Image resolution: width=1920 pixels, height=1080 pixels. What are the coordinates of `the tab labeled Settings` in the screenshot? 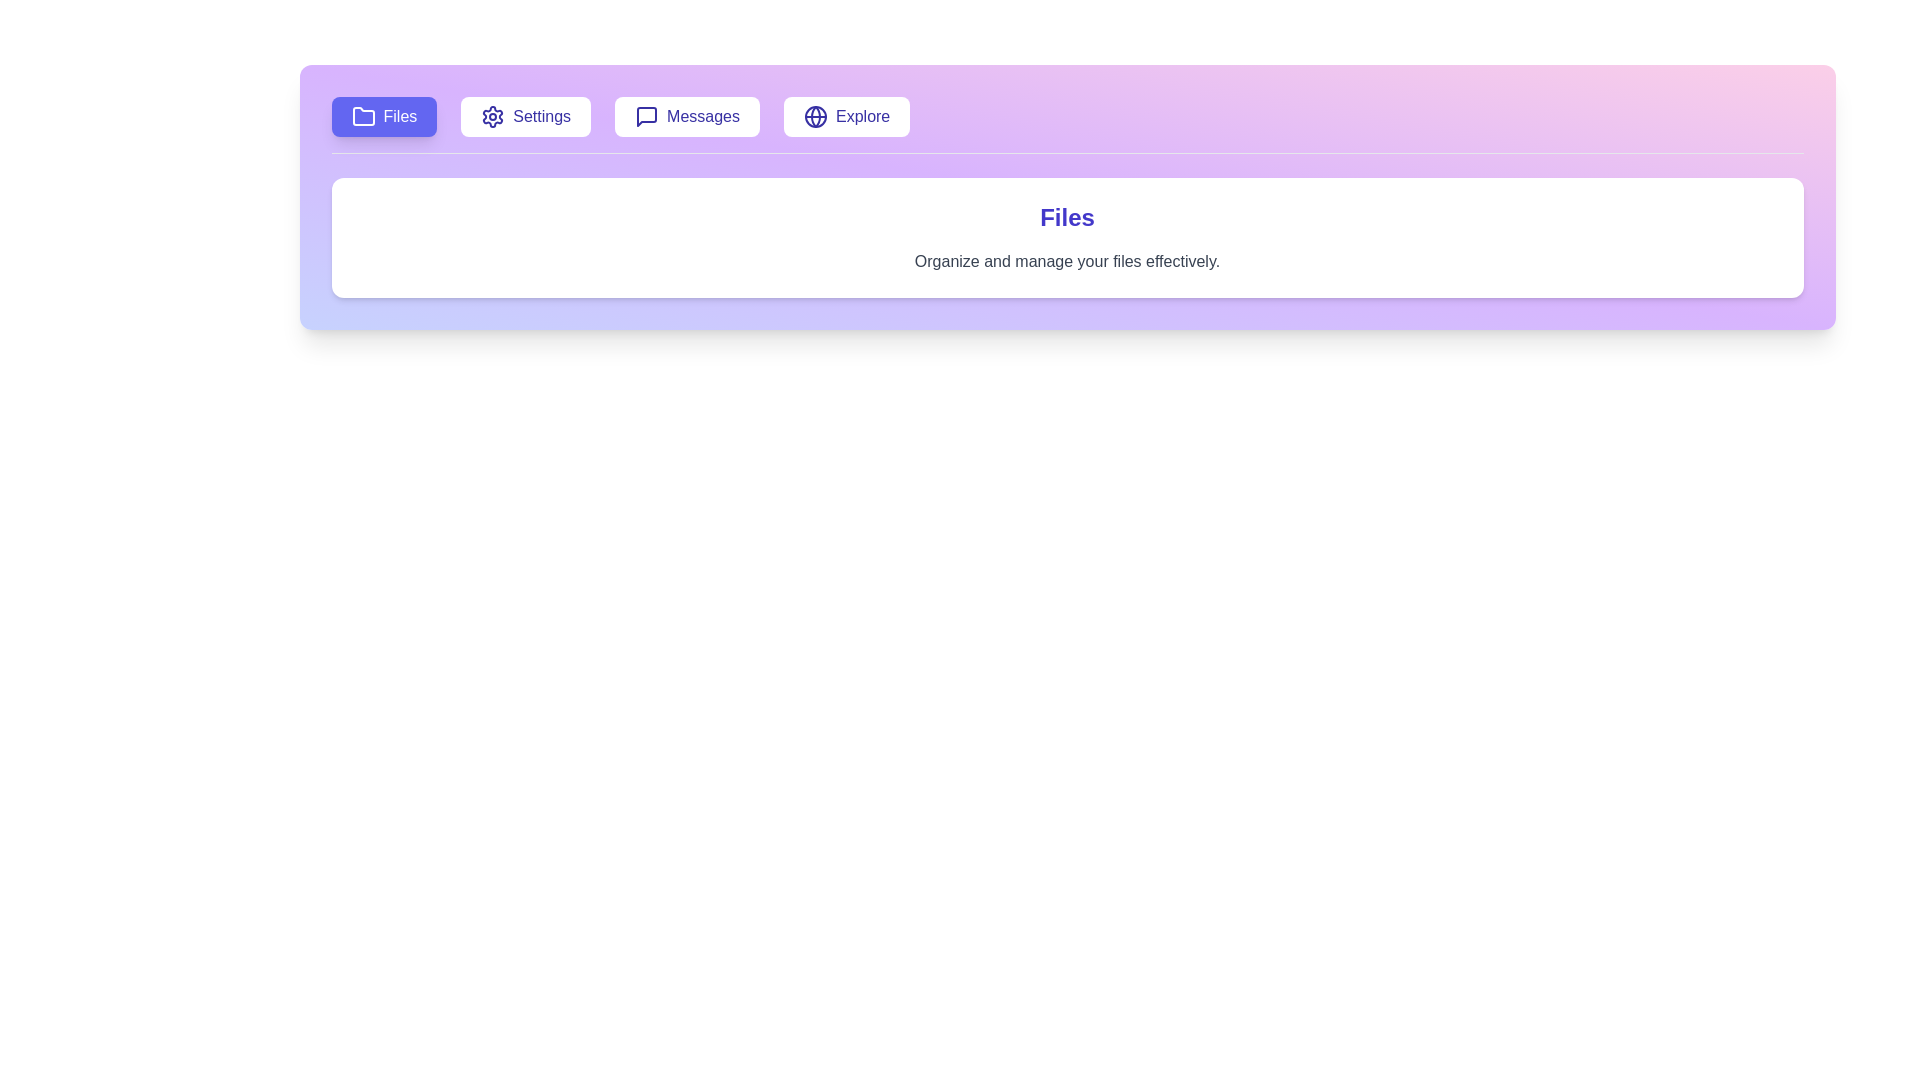 It's located at (526, 116).